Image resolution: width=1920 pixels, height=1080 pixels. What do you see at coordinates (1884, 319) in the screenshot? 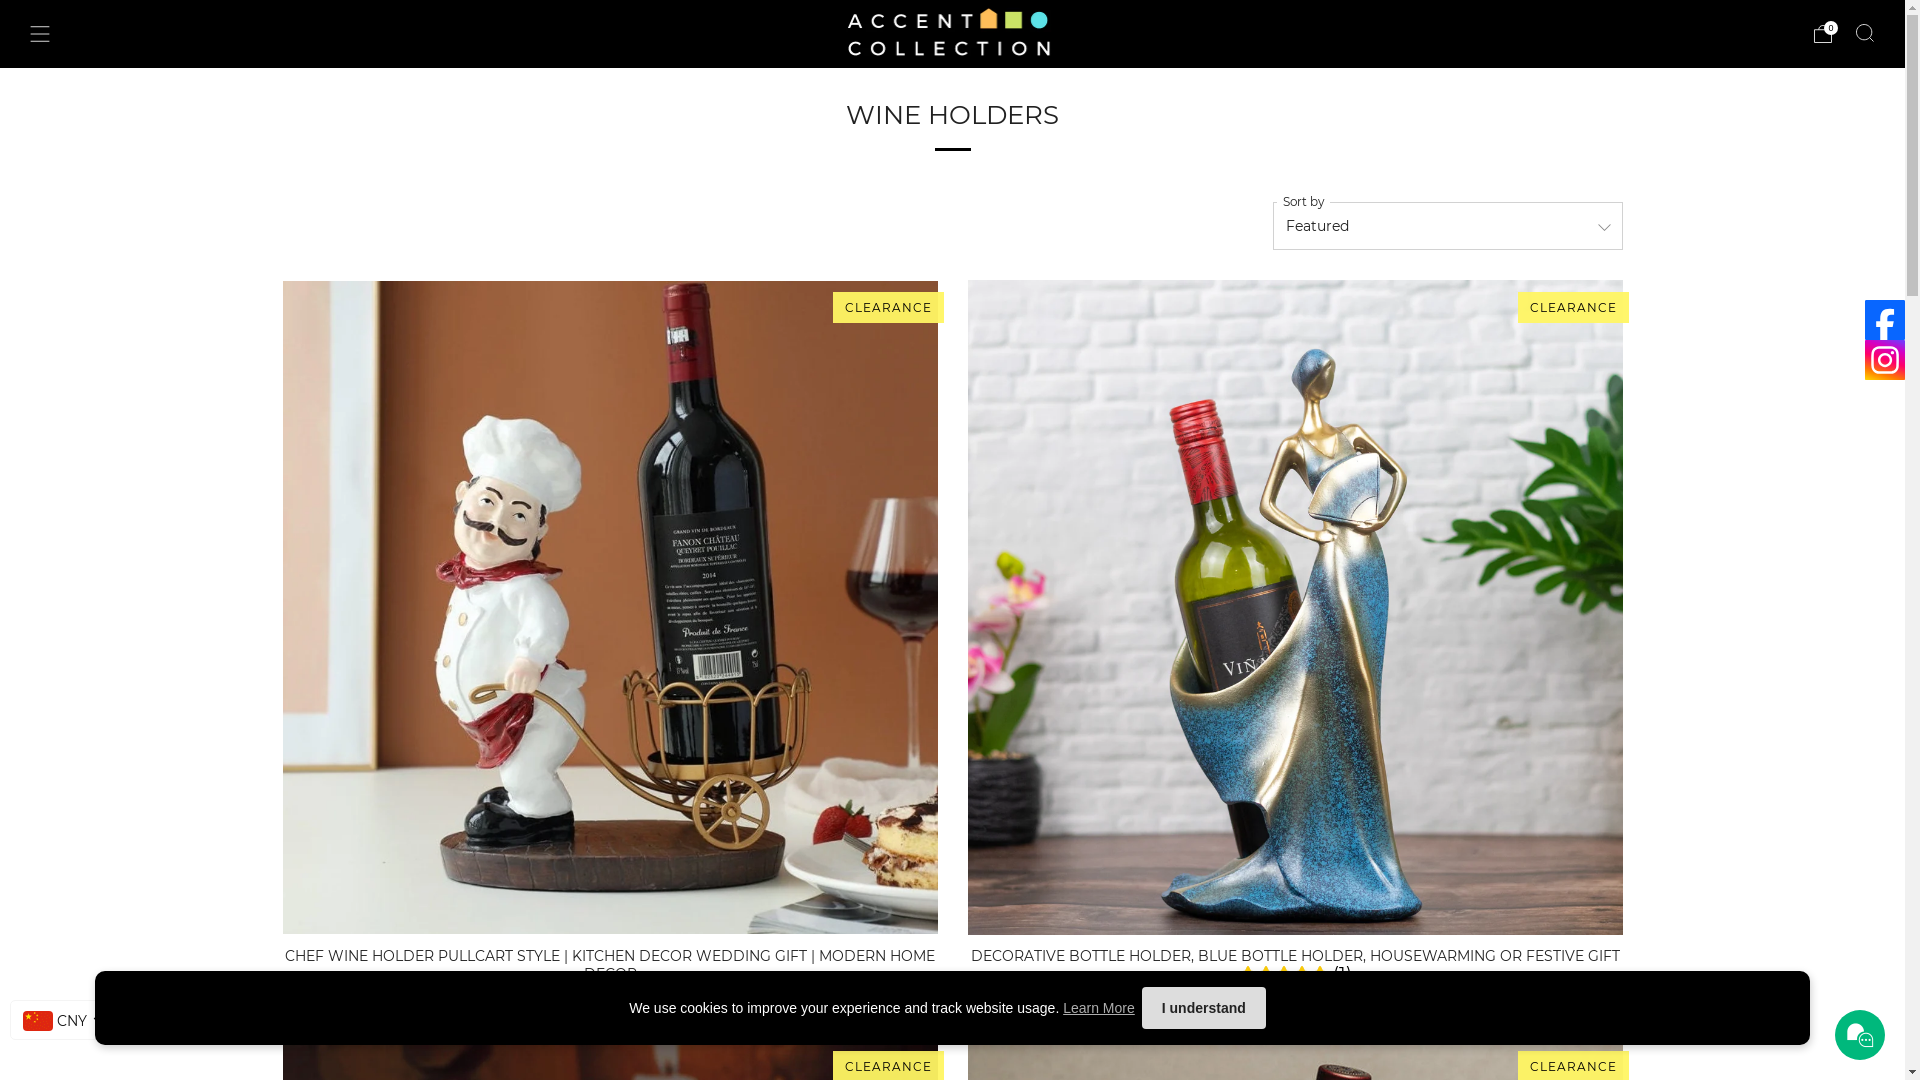
I see `'Facebook'` at bounding box center [1884, 319].